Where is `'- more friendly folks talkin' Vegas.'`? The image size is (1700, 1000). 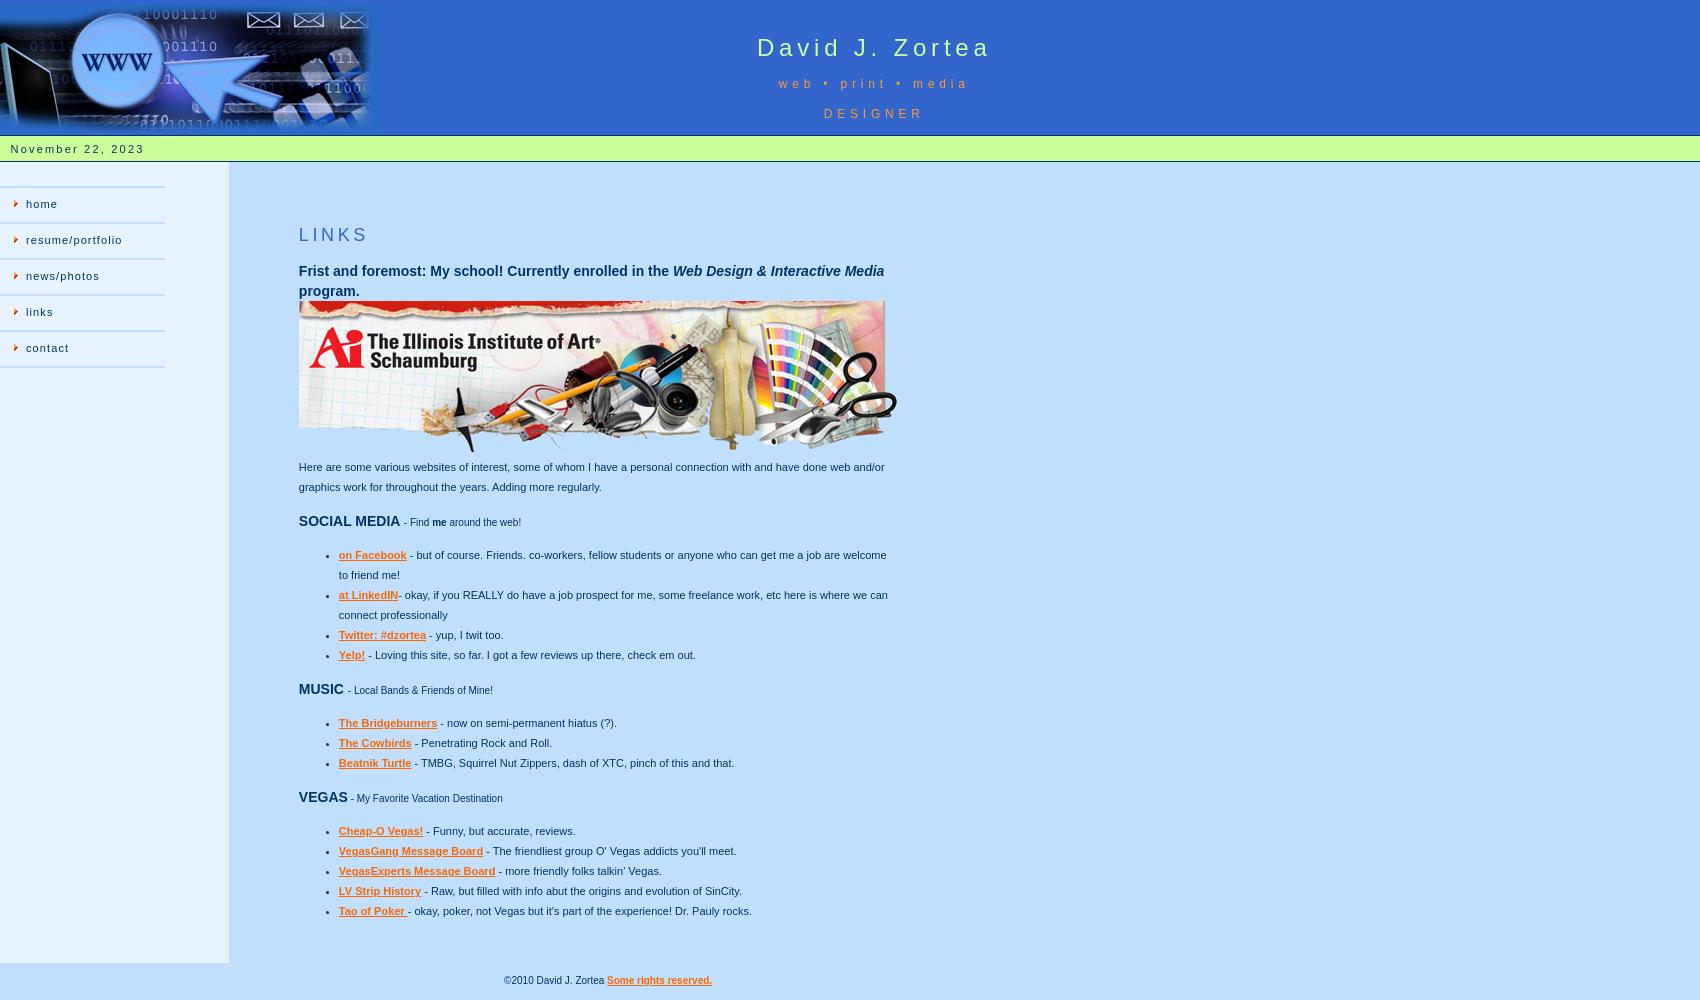 '- more friendly folks talkin' Vegas.' is located at coordinates (577, 870).